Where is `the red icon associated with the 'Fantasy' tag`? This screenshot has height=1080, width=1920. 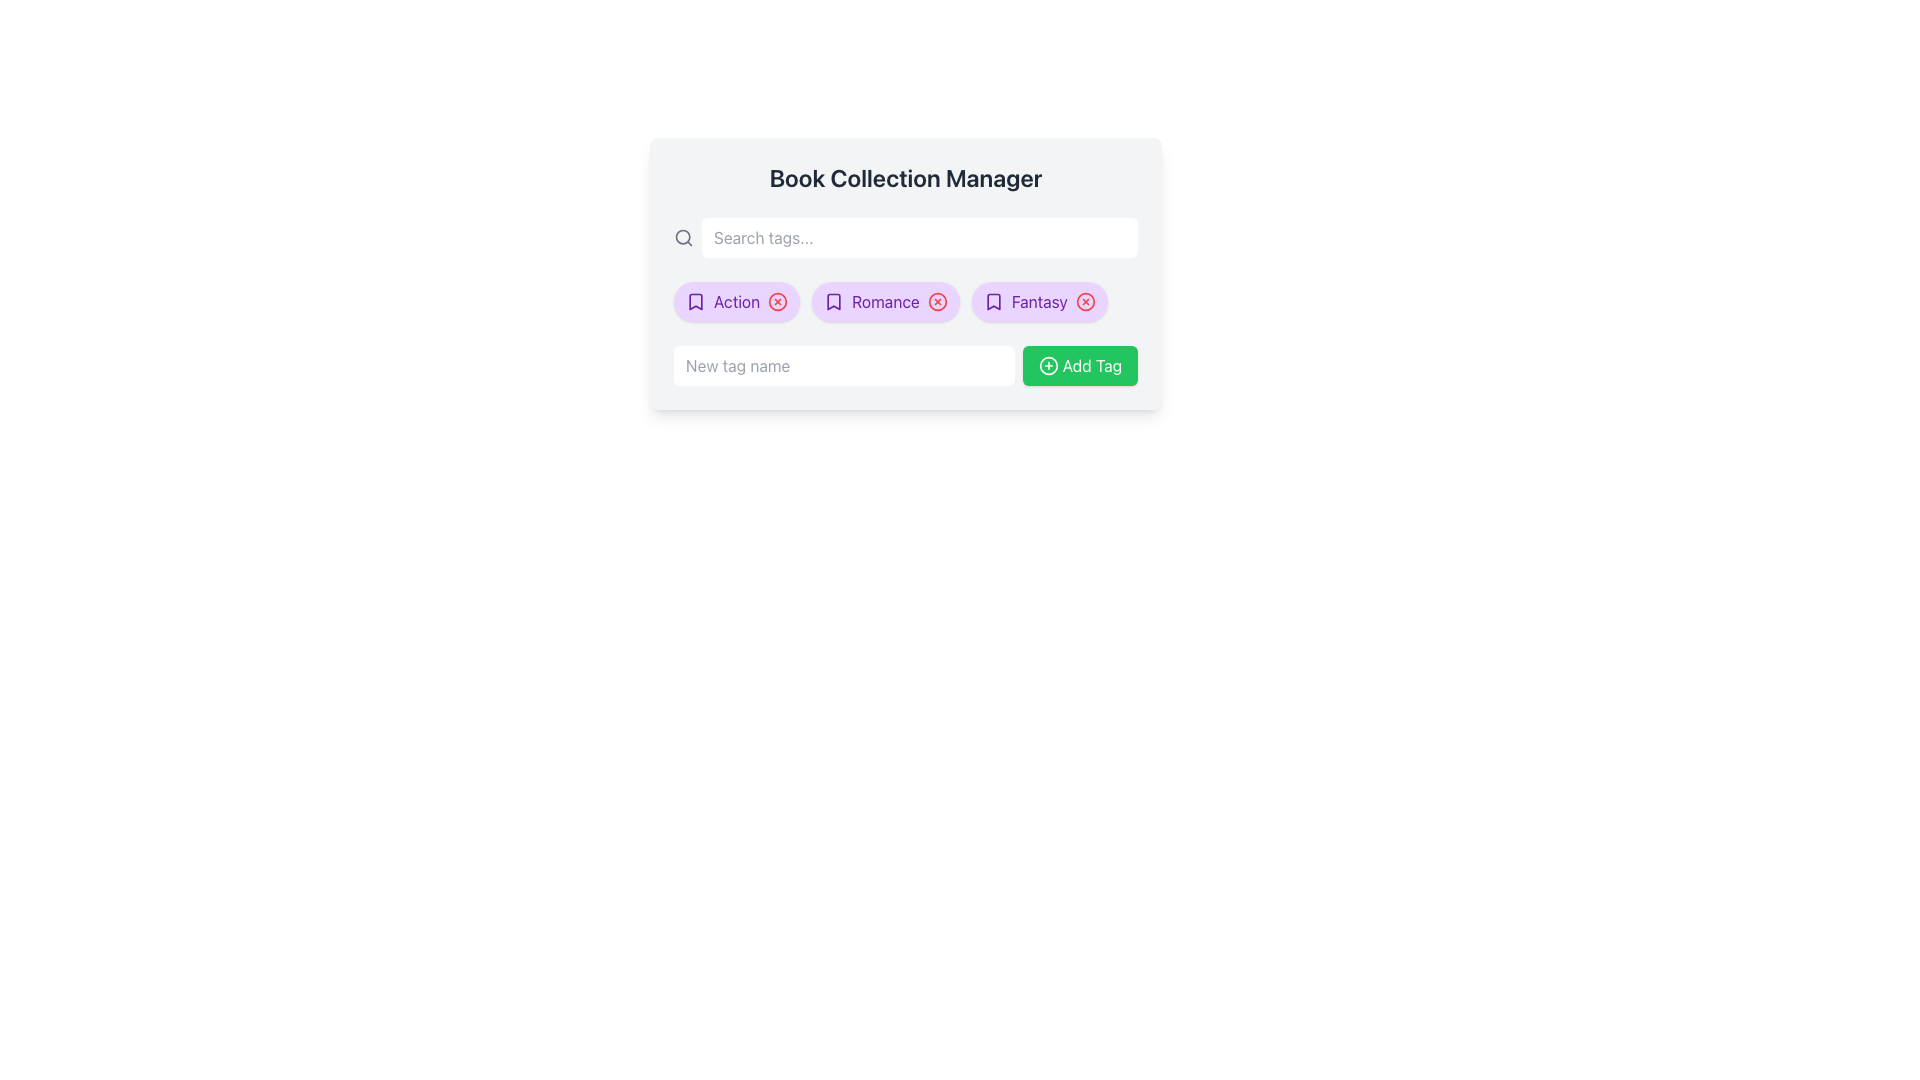 the red icon associated with the 'Fantasy' tag is located at coordinates (1039, 301).